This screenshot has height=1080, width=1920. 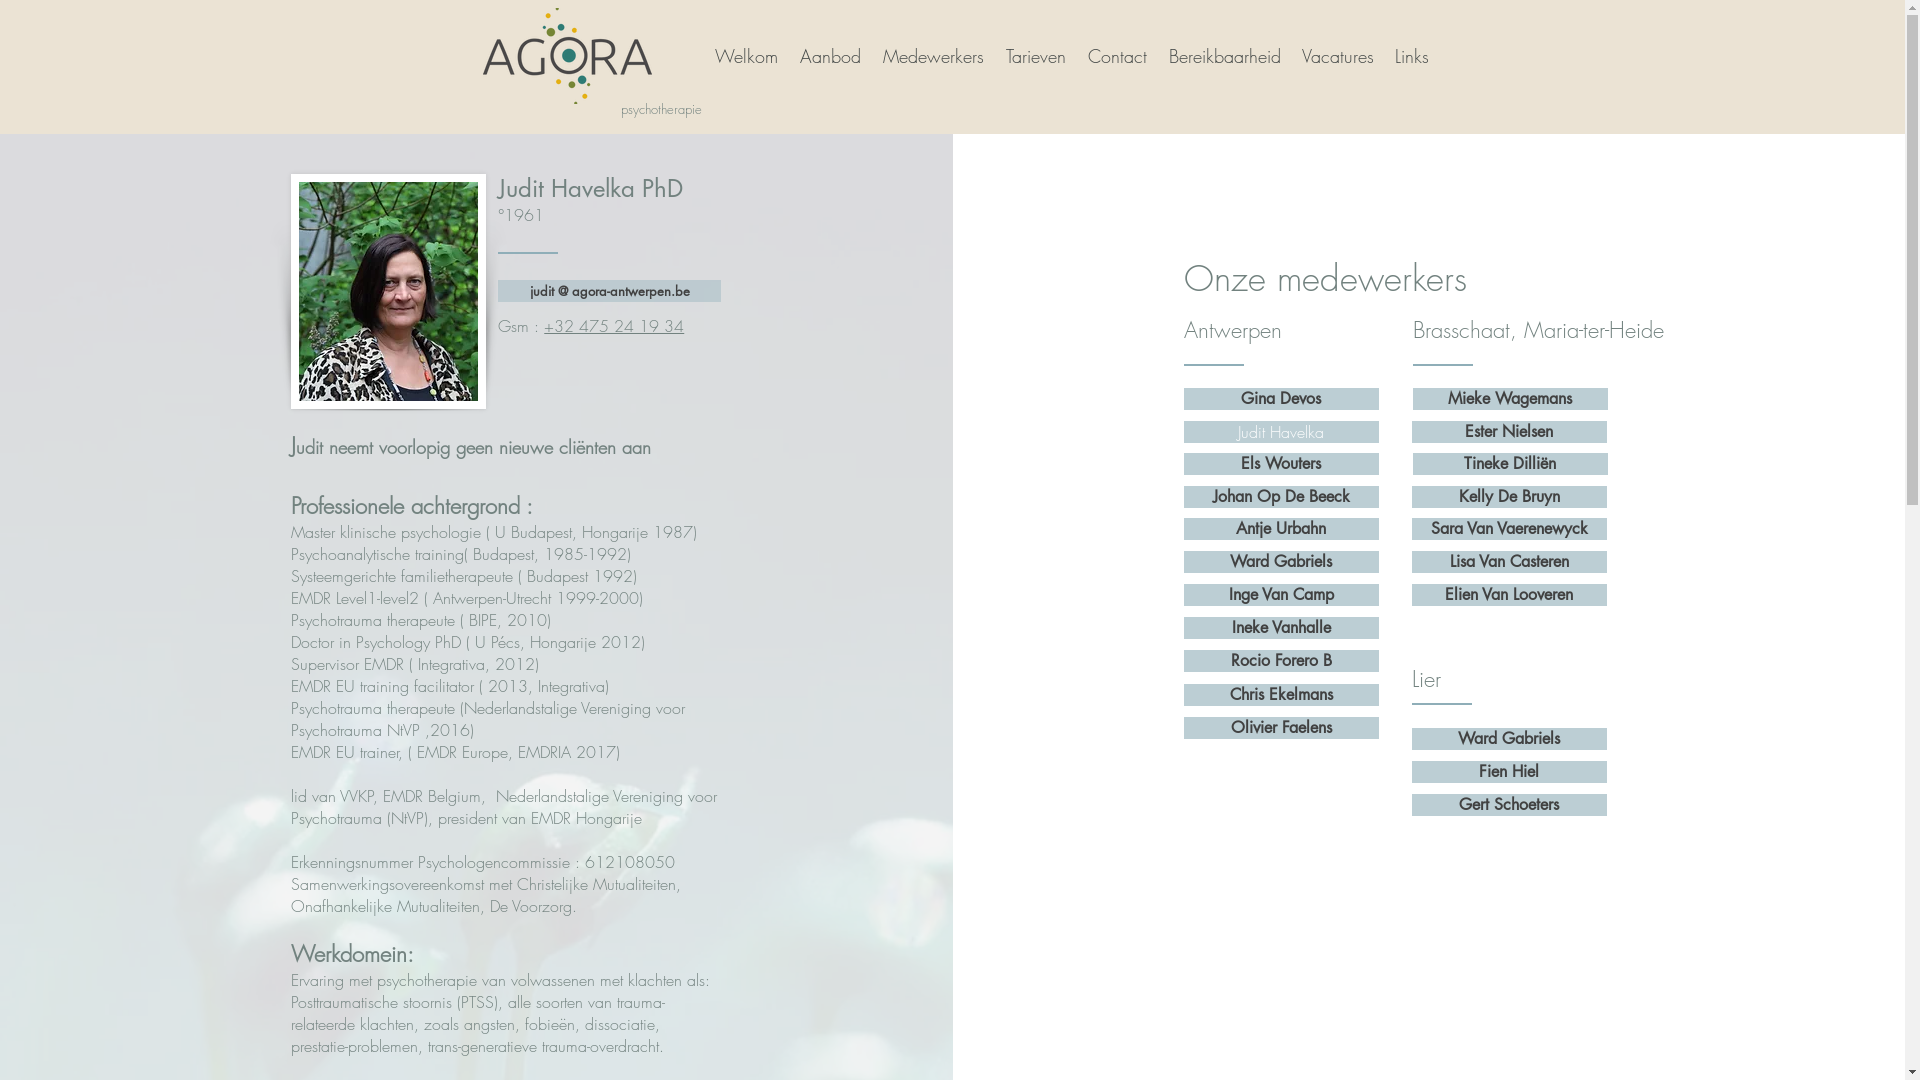 I want to click on 'Inge Van Camp', so click(x=1281, y=593).